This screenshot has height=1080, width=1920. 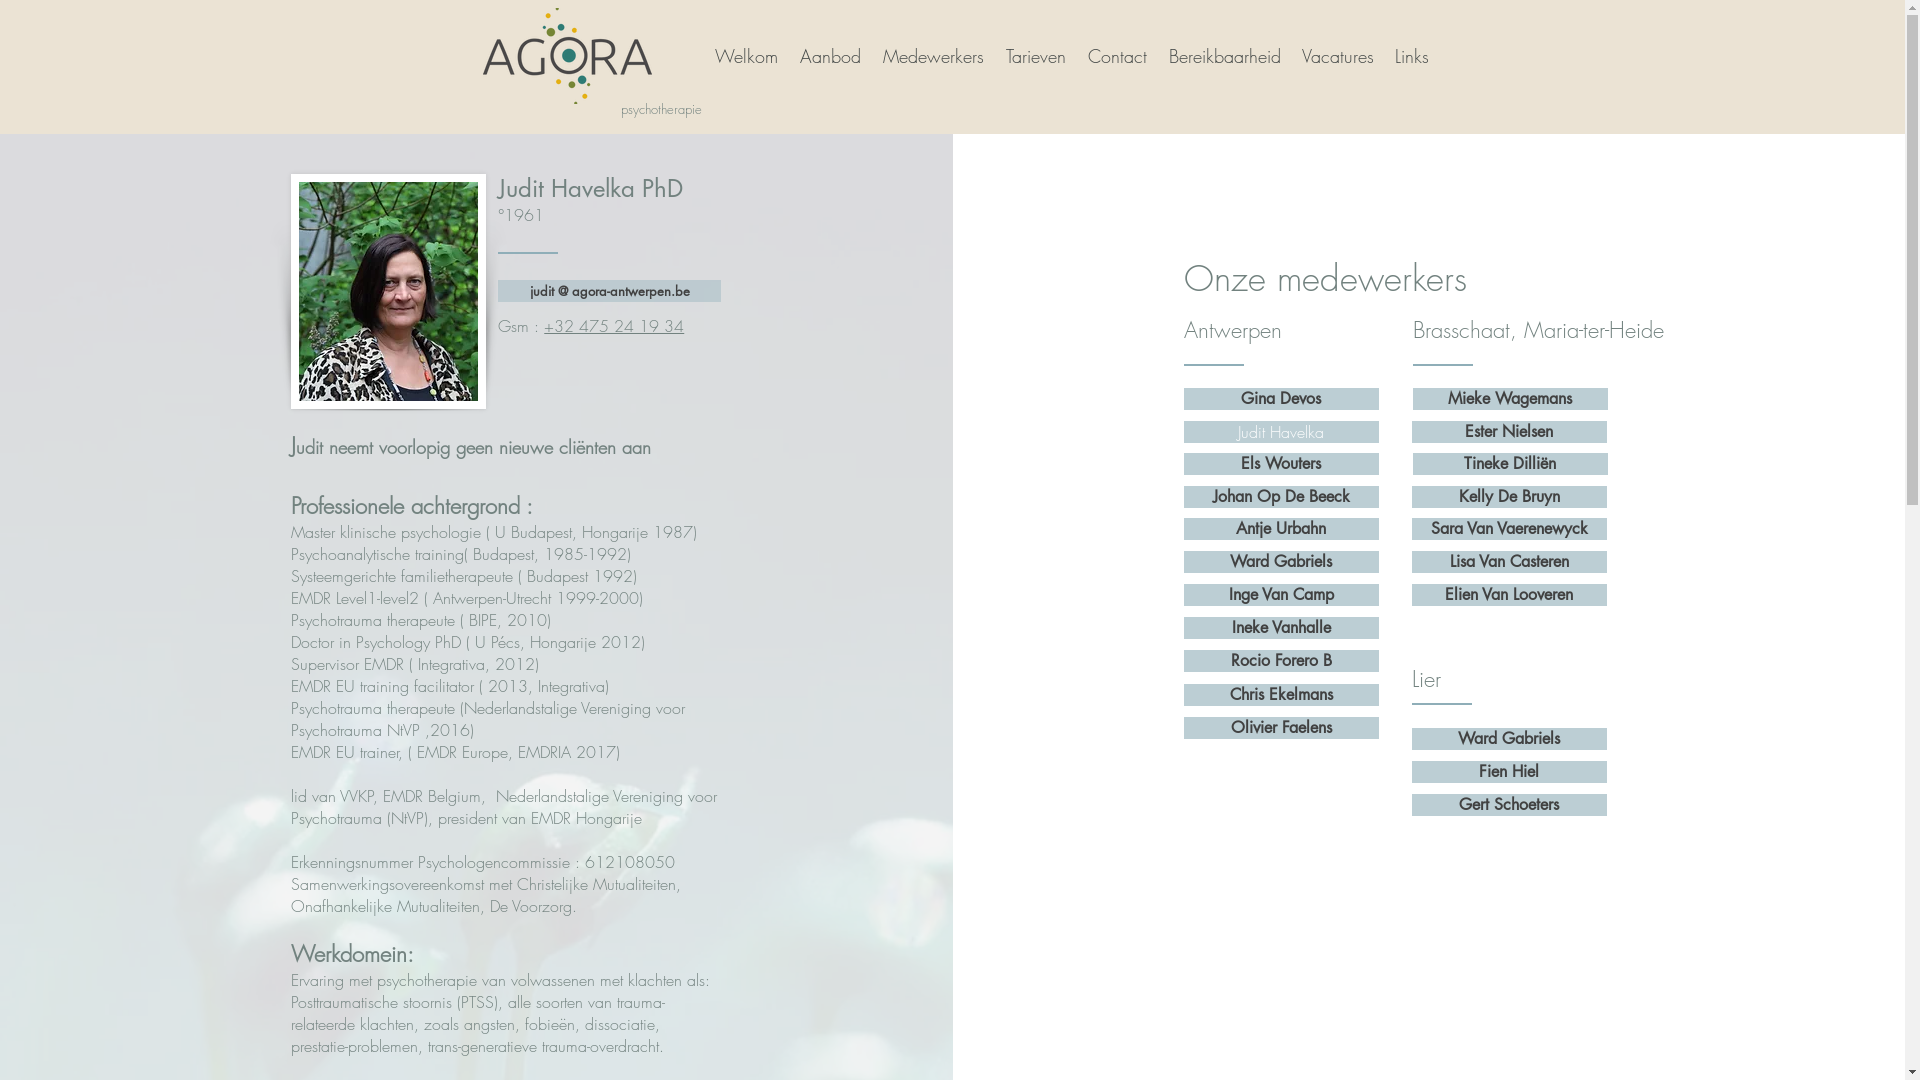 I want to click on 'Inge Van Camp', so click(x=1281, y=593).